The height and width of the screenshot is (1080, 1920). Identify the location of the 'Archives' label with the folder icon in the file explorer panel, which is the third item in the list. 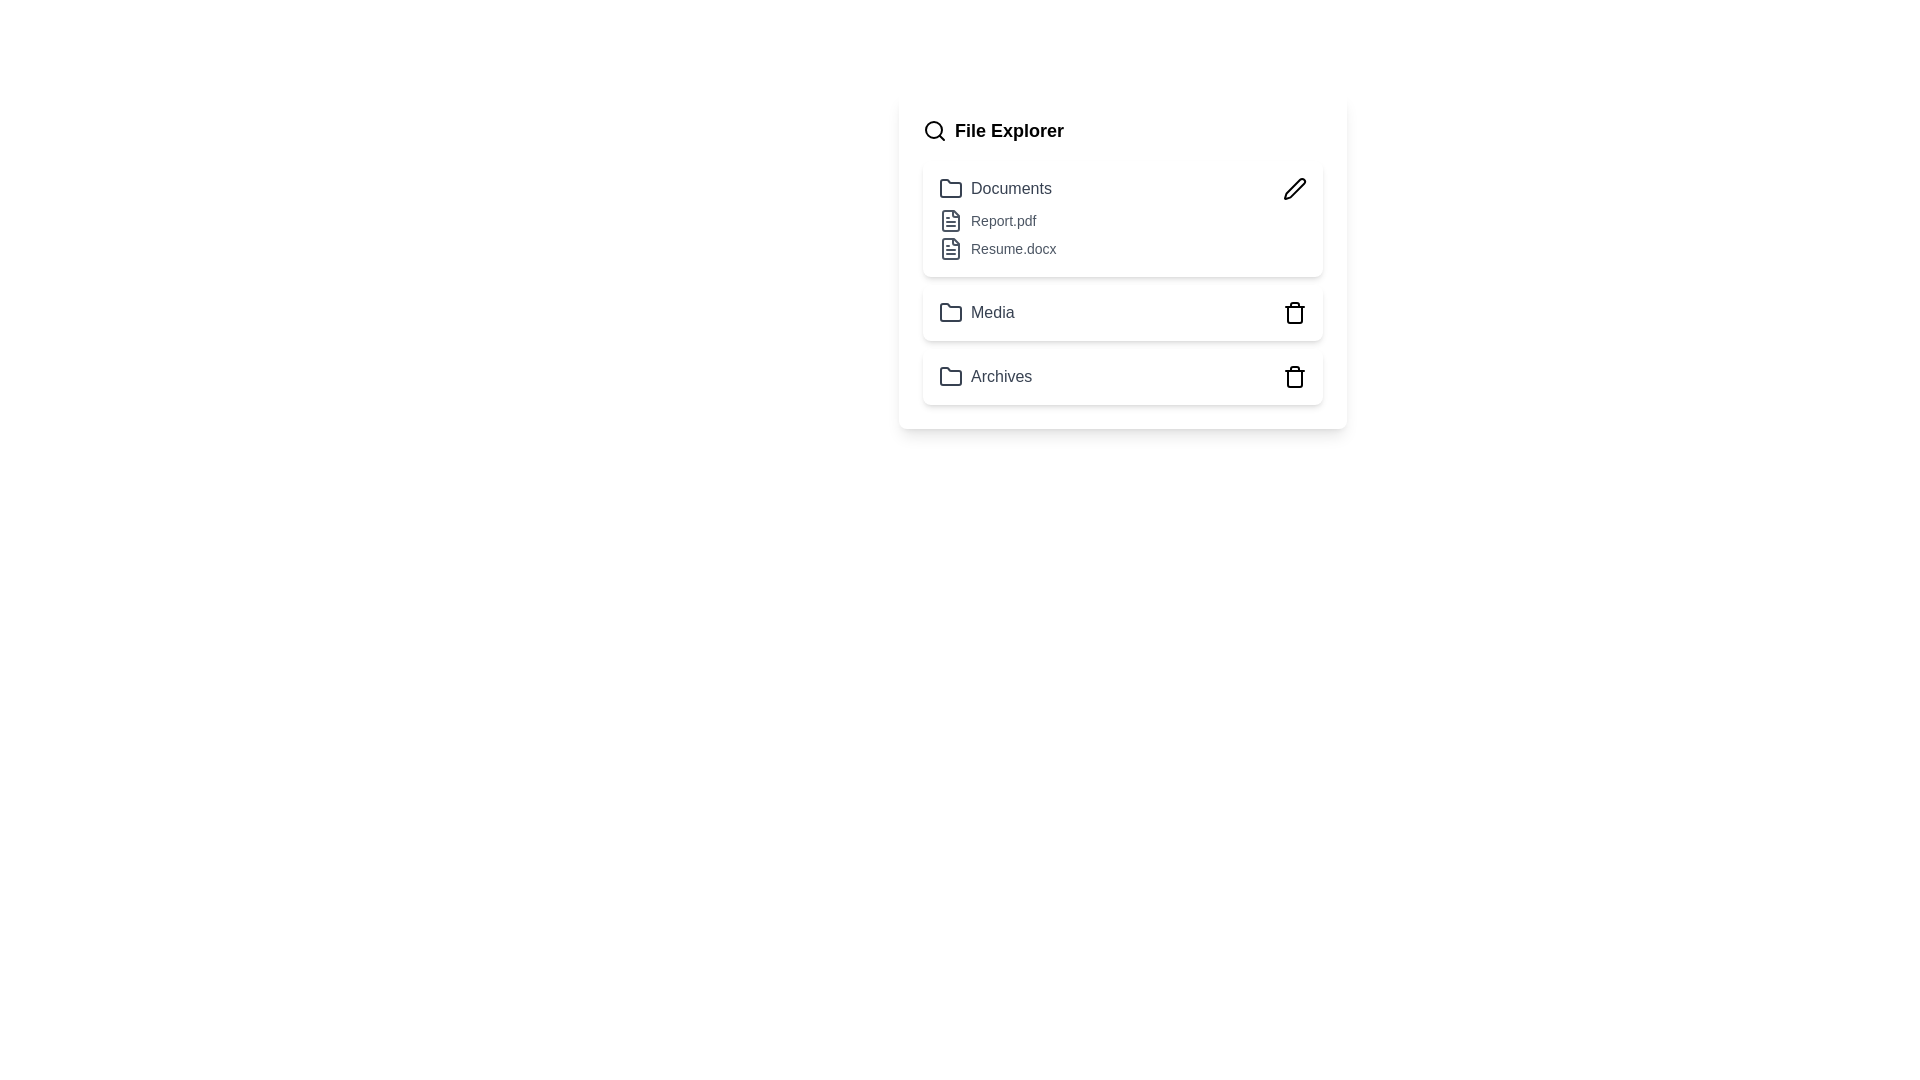
(985, 377).